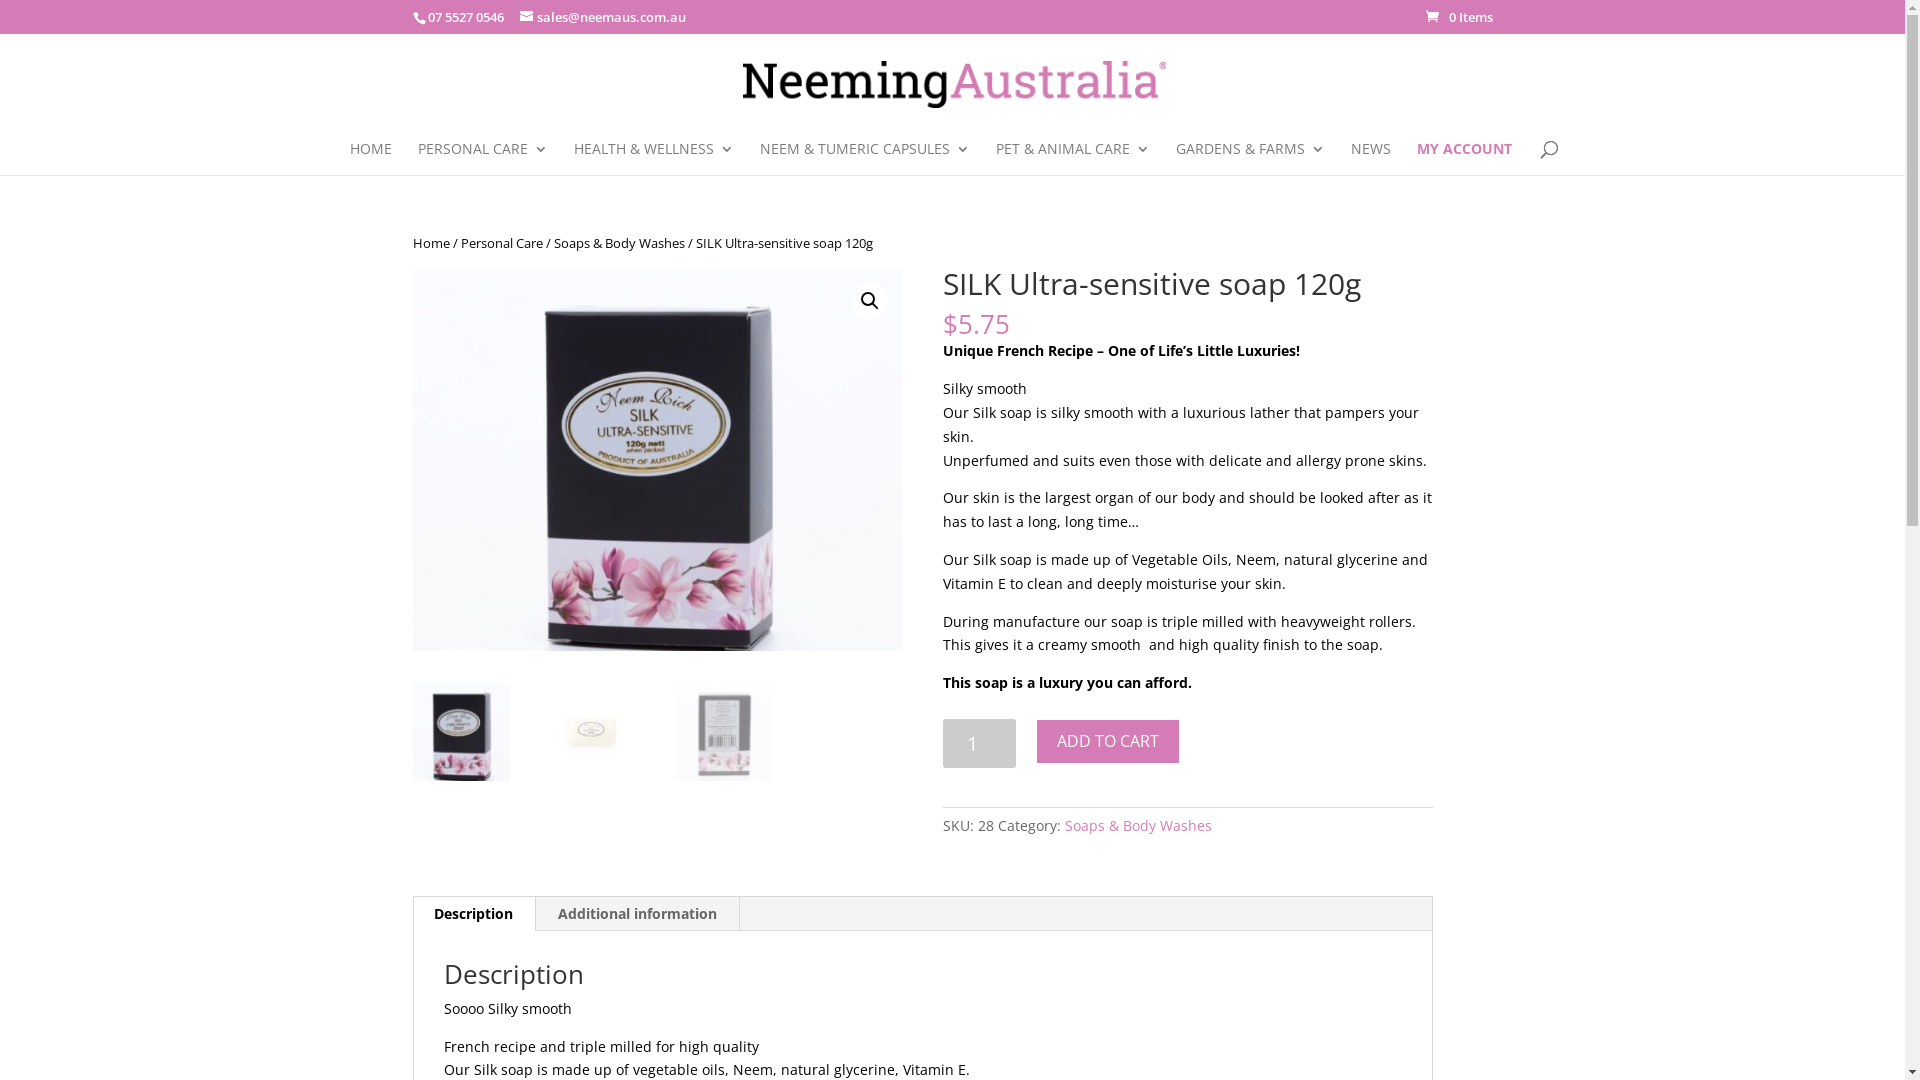  Describe the element at coordinates (1072, 157) in the screenshot. I see `'PET & ANIMAL CARE'` at that location.